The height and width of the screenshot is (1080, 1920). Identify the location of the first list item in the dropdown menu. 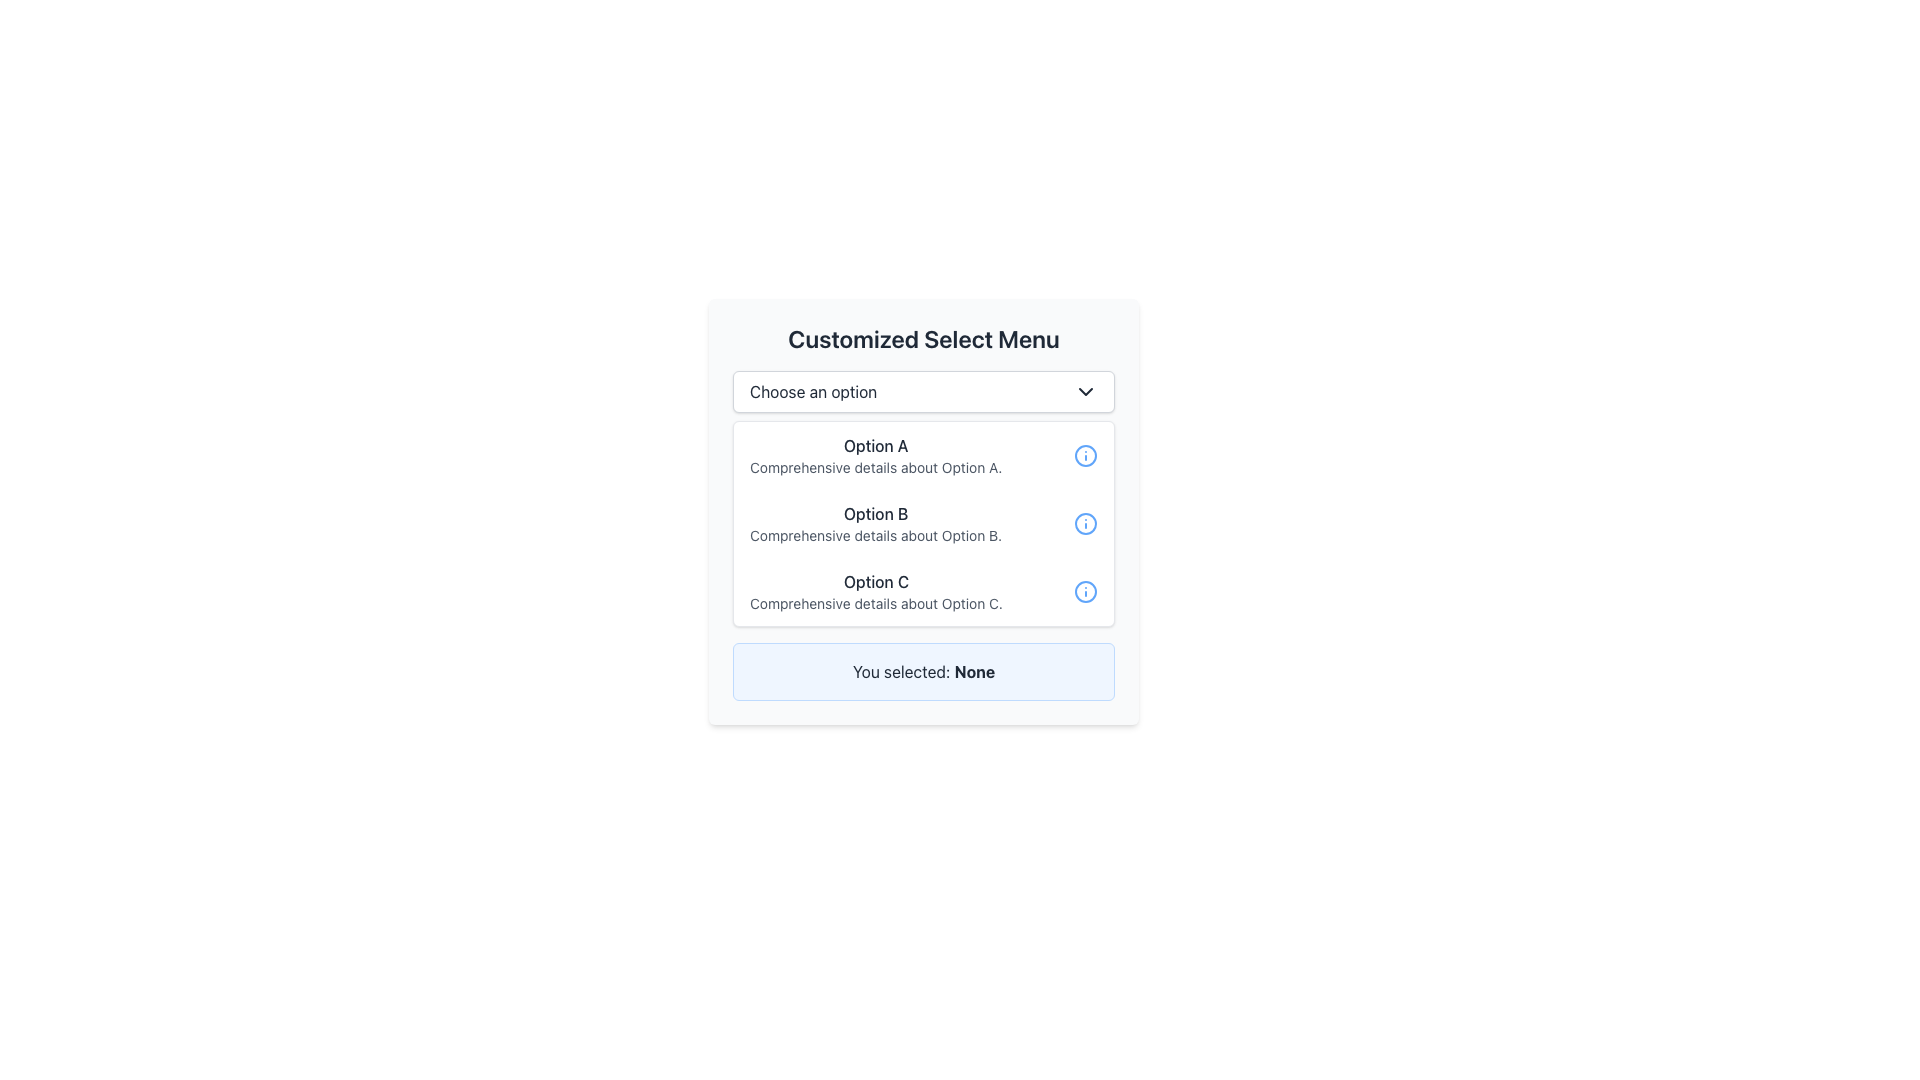
(923, 455).